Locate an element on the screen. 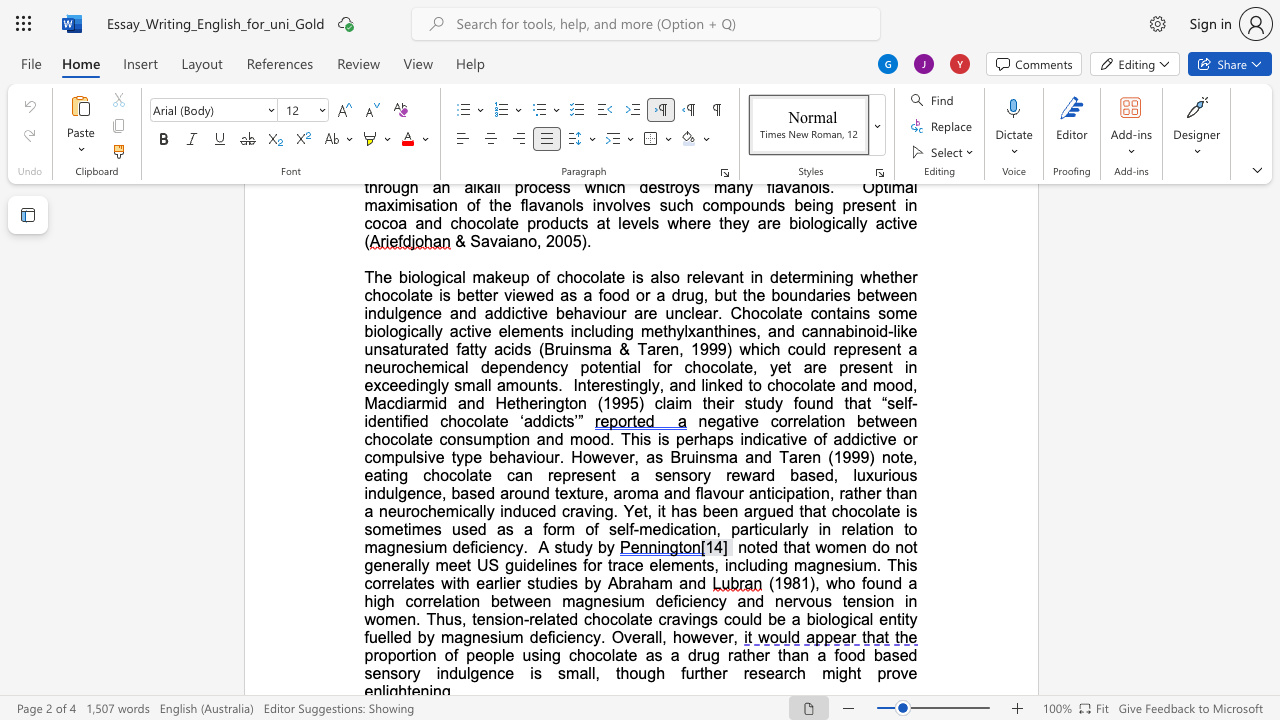  the 2th character "p" in the text is located at coordinates (720, 438).